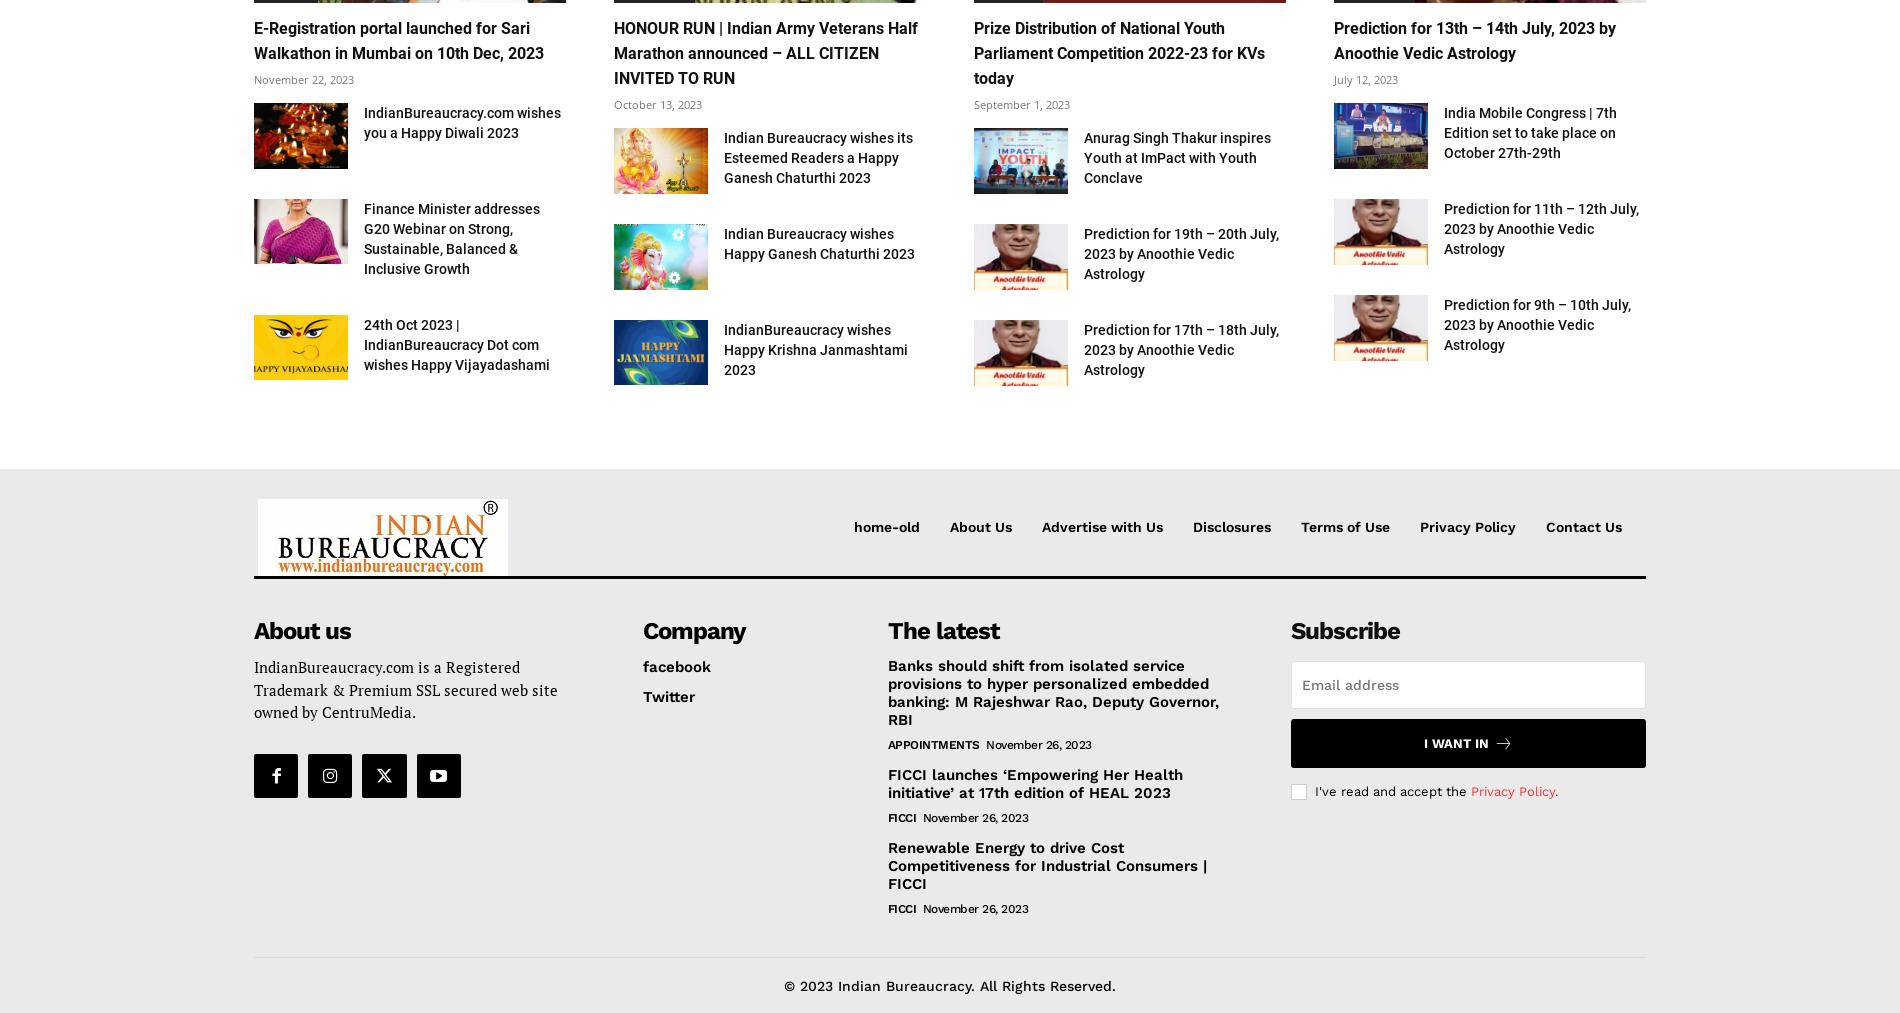  What do you see at coordinates (853, 526) in the screenshot?
I see `'home-old'` at bounding box center [853, 526].